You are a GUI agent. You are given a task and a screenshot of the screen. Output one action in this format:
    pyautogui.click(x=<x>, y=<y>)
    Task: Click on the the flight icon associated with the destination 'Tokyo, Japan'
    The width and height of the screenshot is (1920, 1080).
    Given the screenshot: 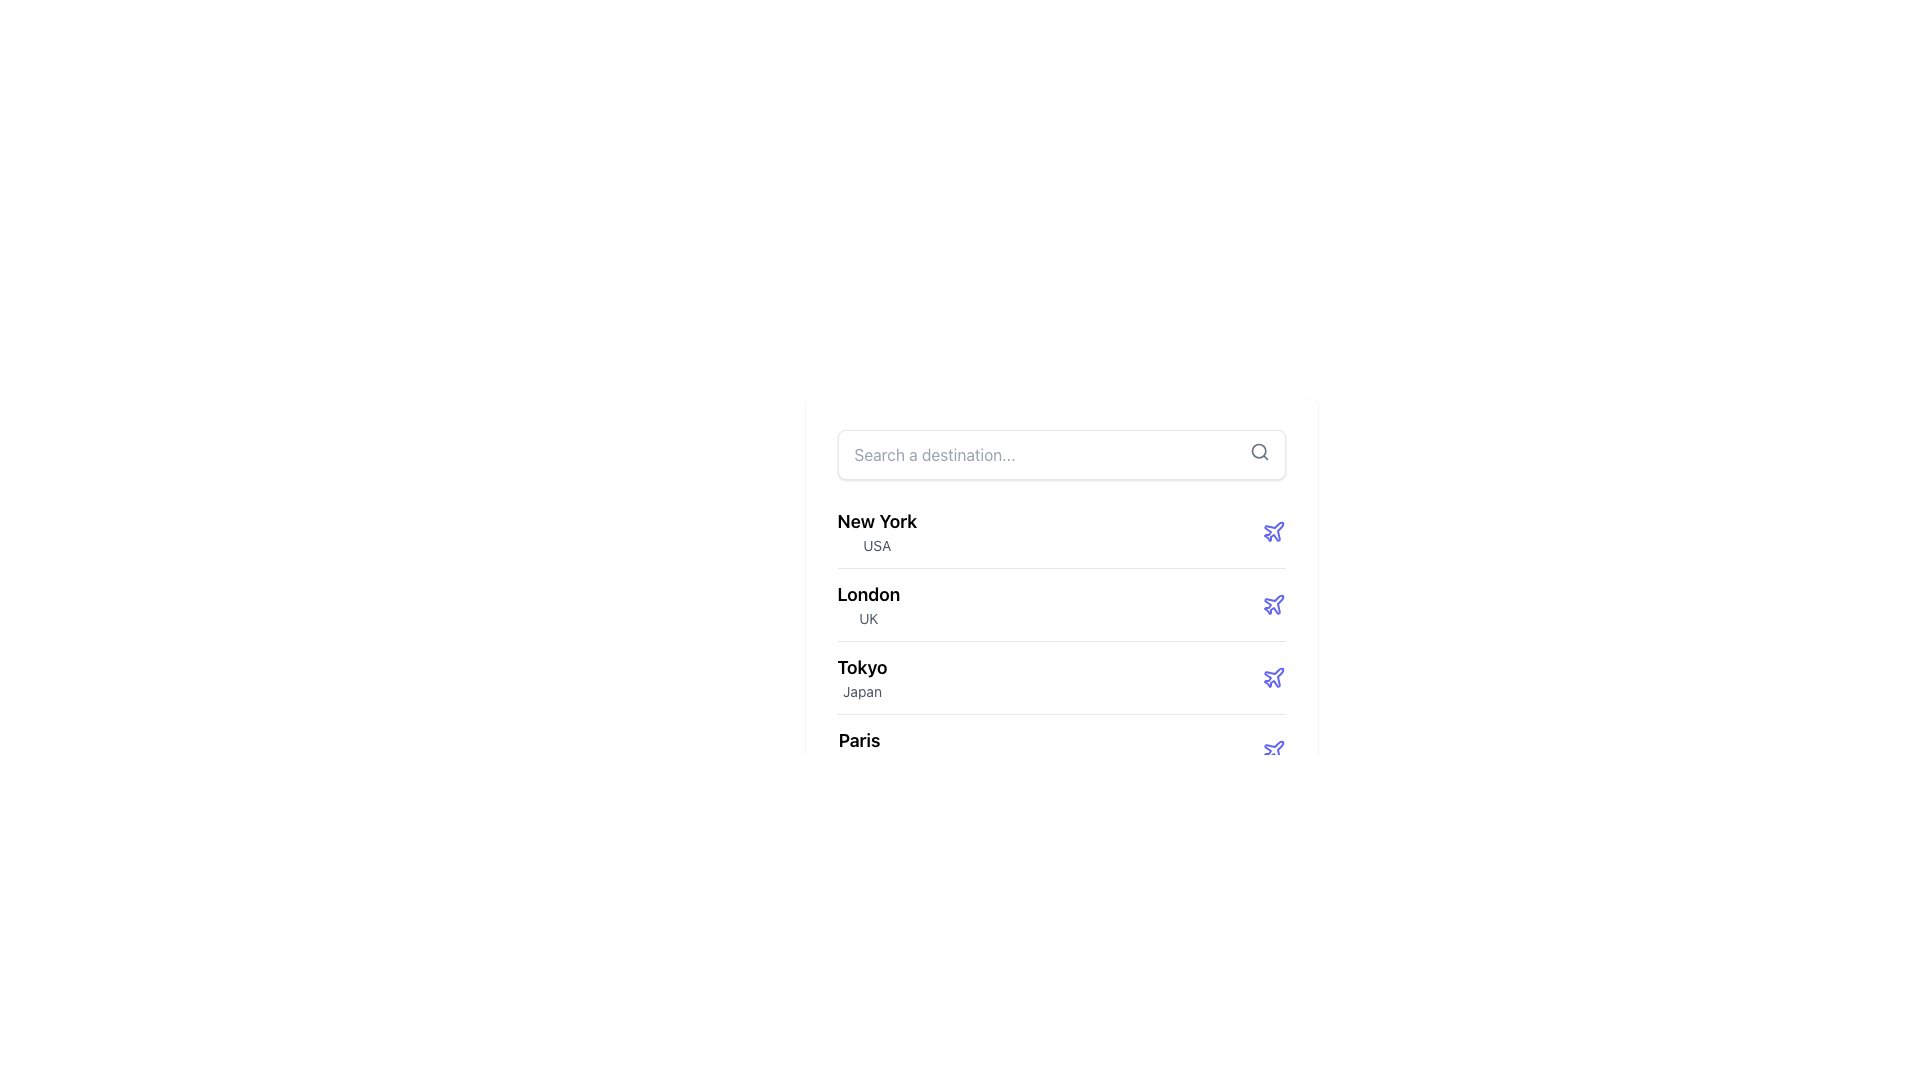 What is the action you would take?
    pyautogui.click(x=1272, y=677)
    